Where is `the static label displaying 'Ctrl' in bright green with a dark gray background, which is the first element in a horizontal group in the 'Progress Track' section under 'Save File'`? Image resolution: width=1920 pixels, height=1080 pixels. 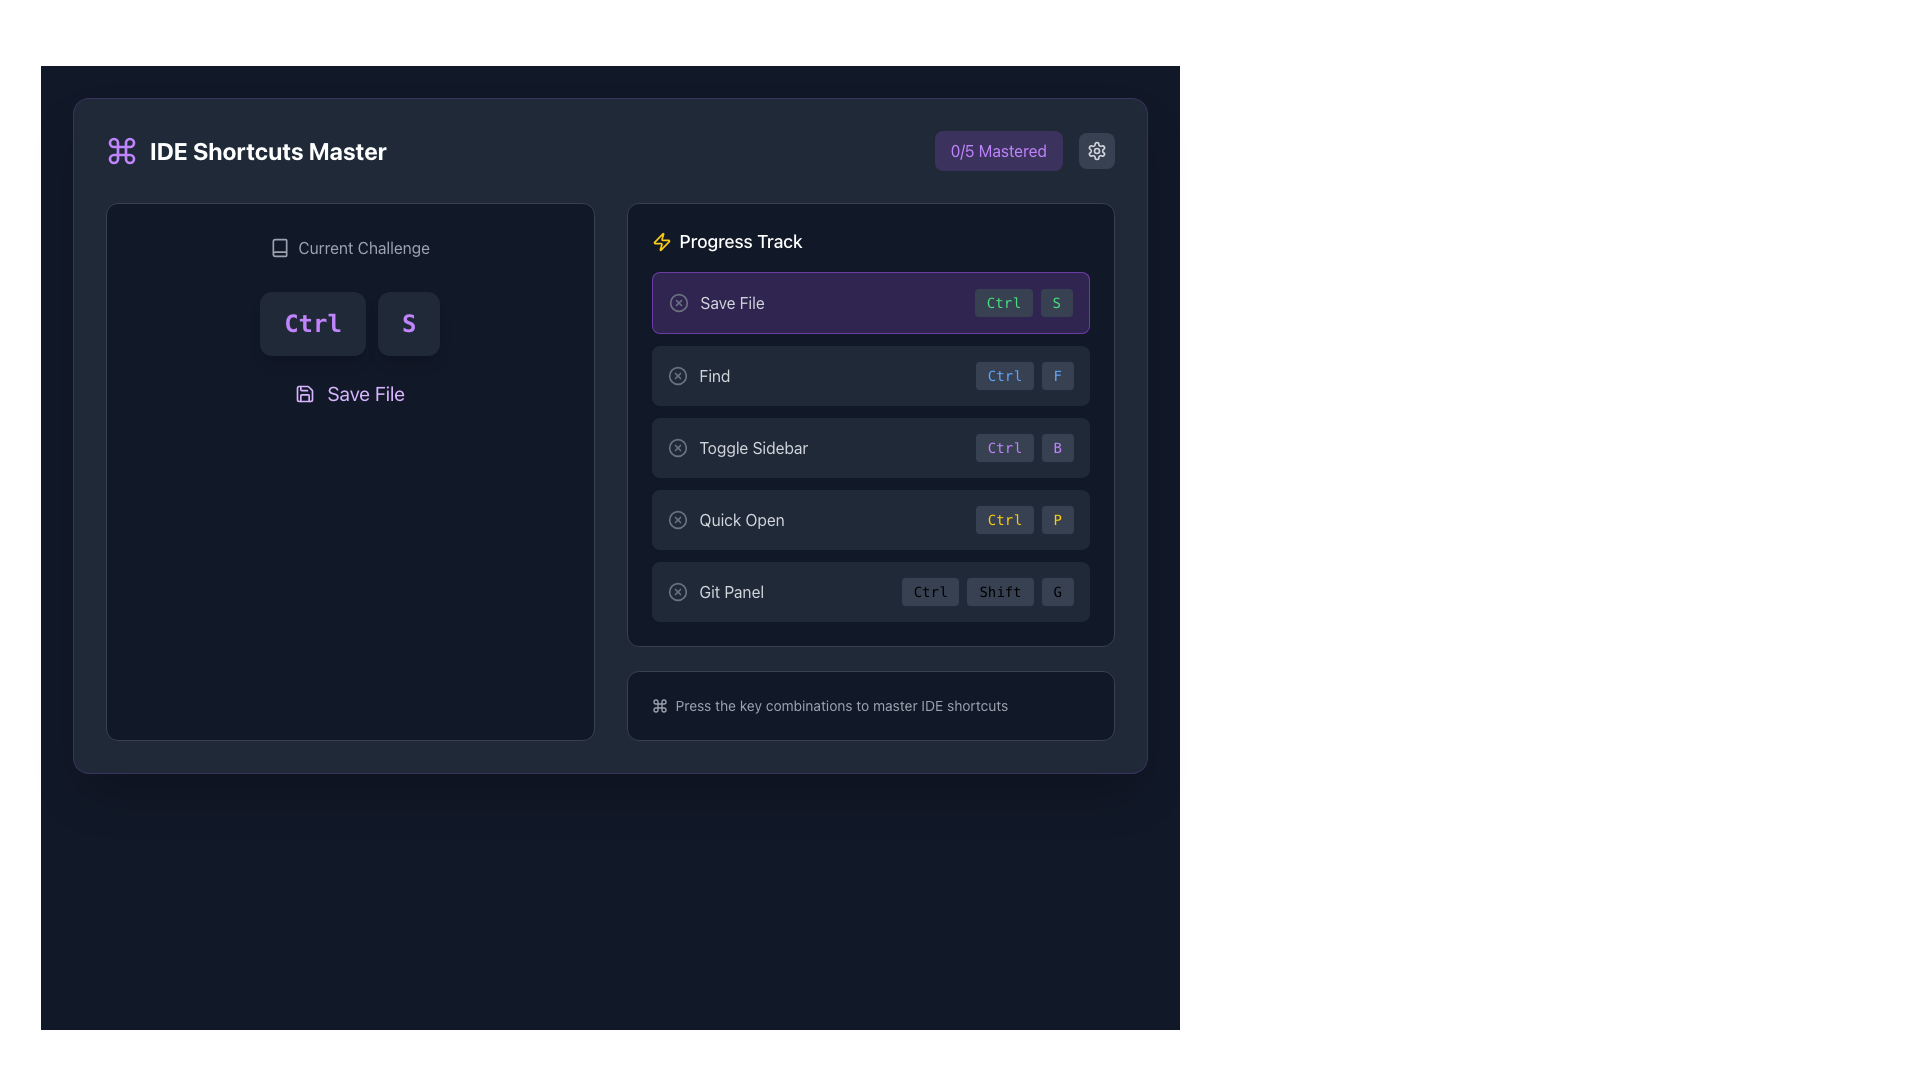 the static label displaying 'Ctrl' in bright green with a dark gray background, which is the first element in a horizontal group in the 'Progress Track' section under 'Save File' is located at coordinates (1003, 303).